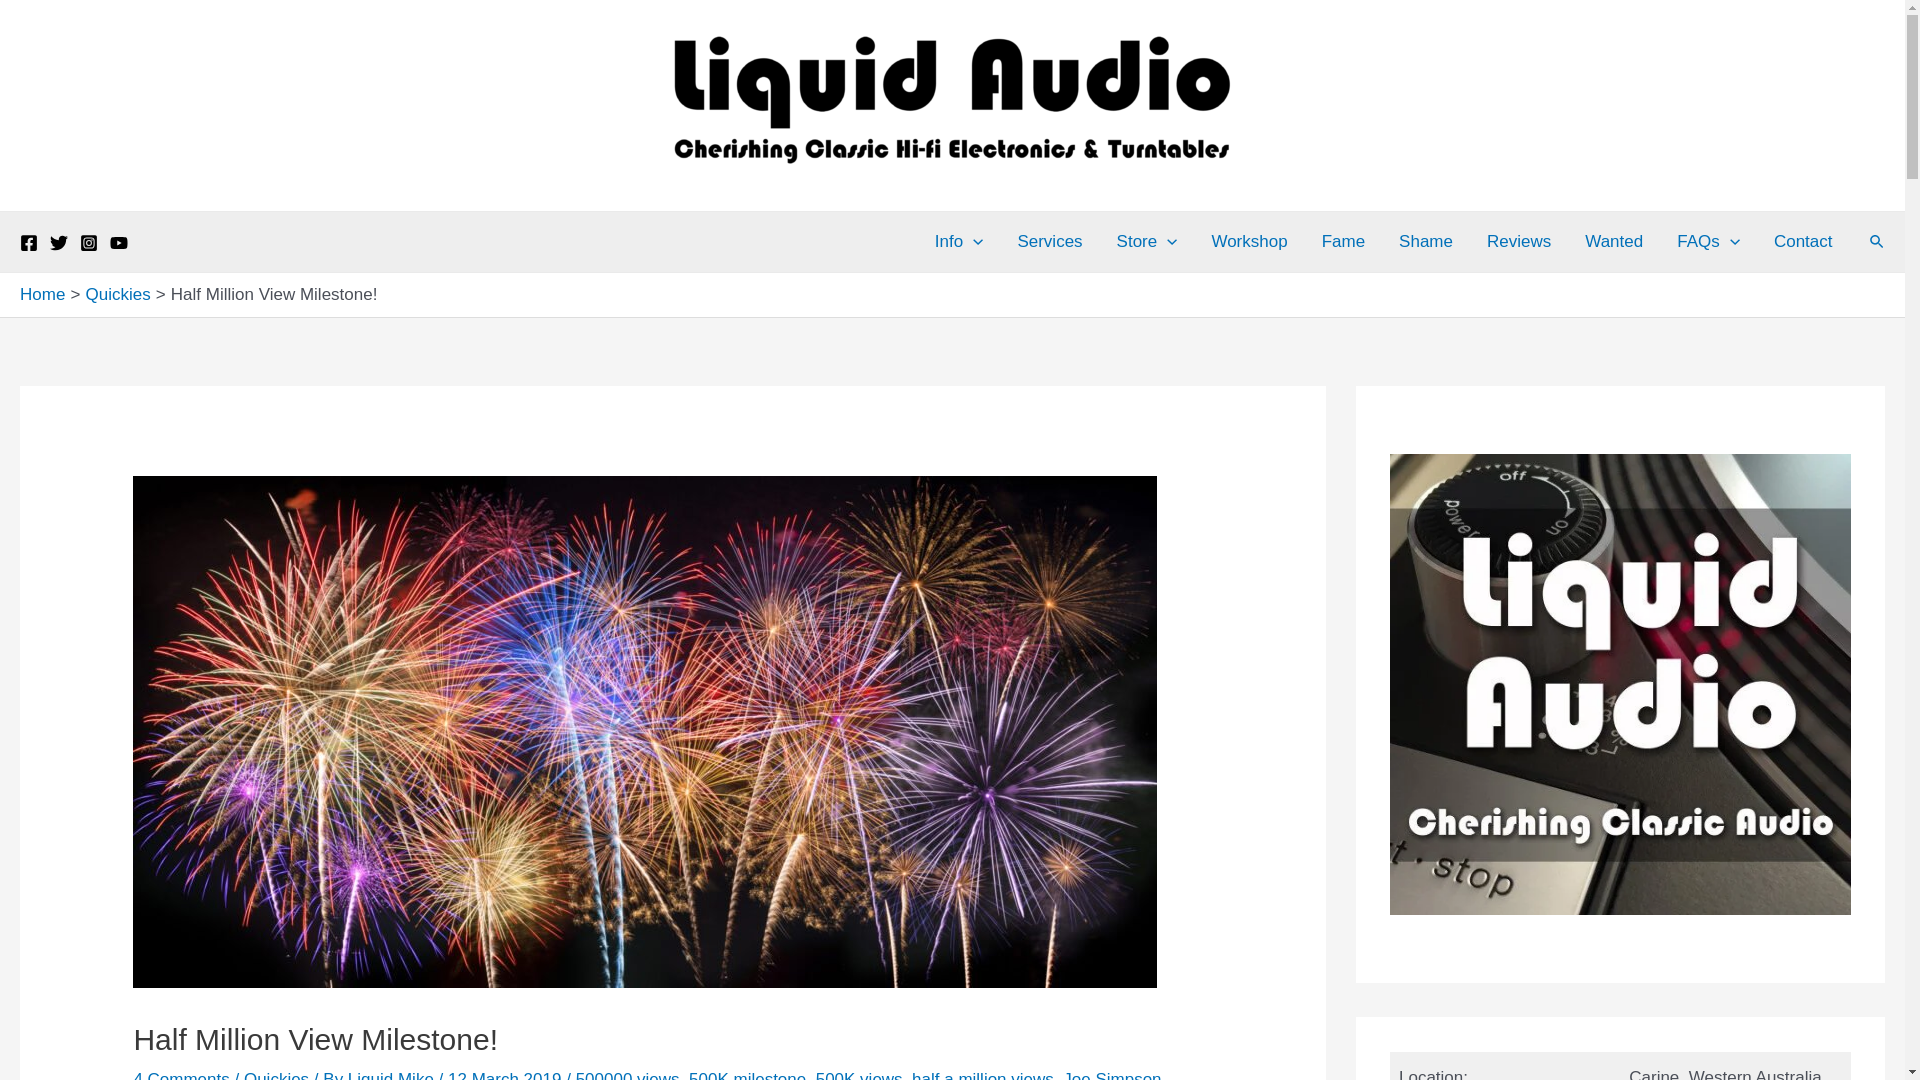  What do you see at coordinates (42, 294) in the screenshot?
I see `'Home'` at bounding box center [42, 294].